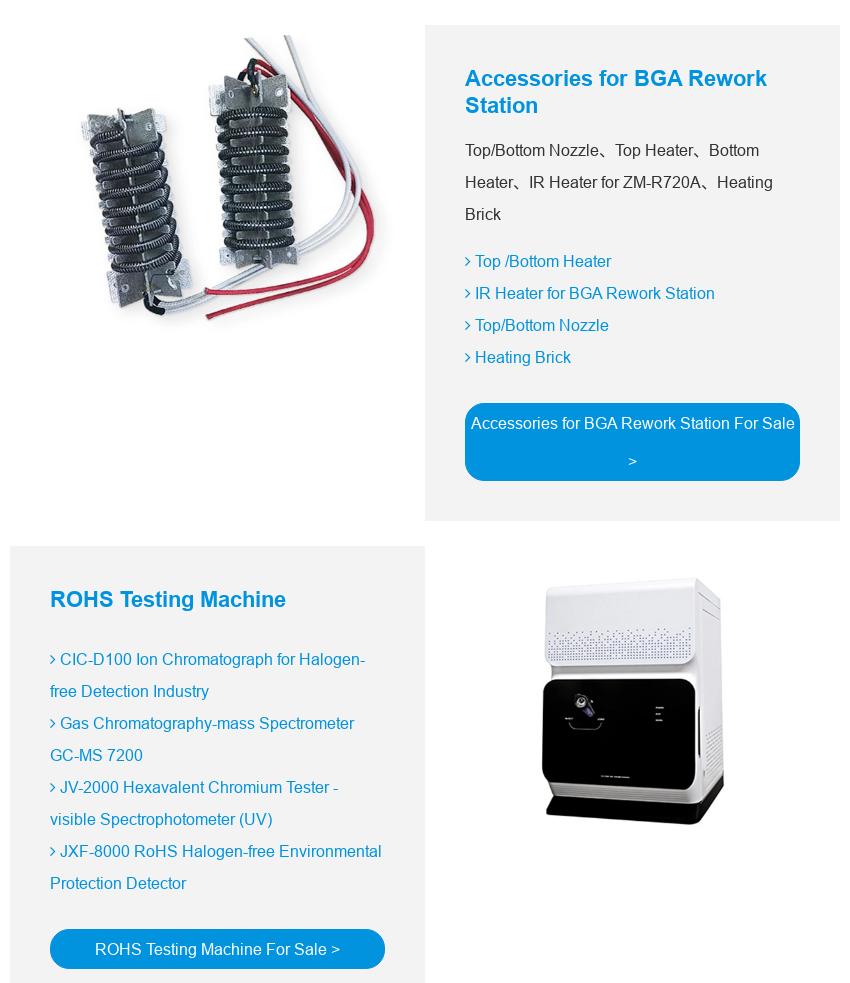 The height and width of the screenshot is (983, 850). What do you see at coordinates (539, 324) in the screenshot?
I see `'Top/Bottom Nozzle'` at bounding box center [539, 324].